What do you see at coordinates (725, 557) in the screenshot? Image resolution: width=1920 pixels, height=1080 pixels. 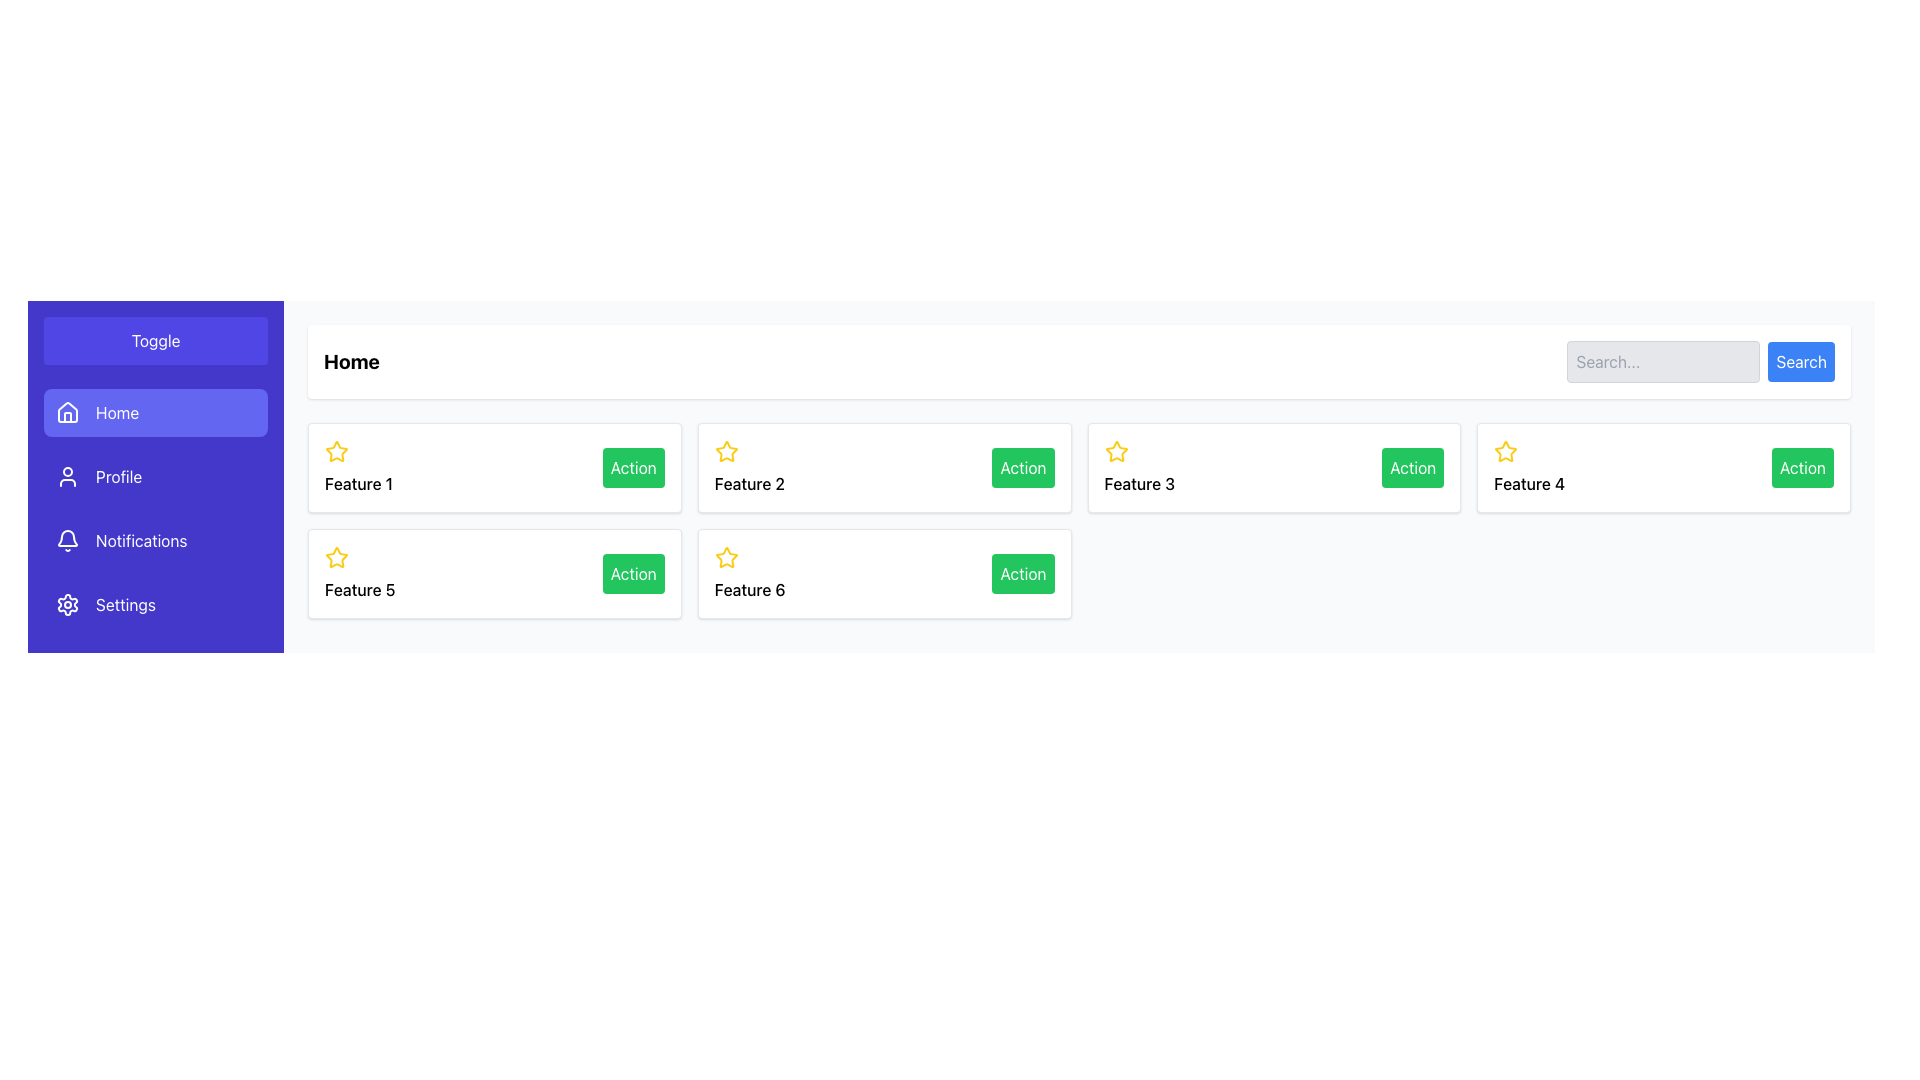 I see `the star-shaped icon, which is bold yellow with a hollow center, located above the text 'Feature 6'` at bounding box center [725, 557].